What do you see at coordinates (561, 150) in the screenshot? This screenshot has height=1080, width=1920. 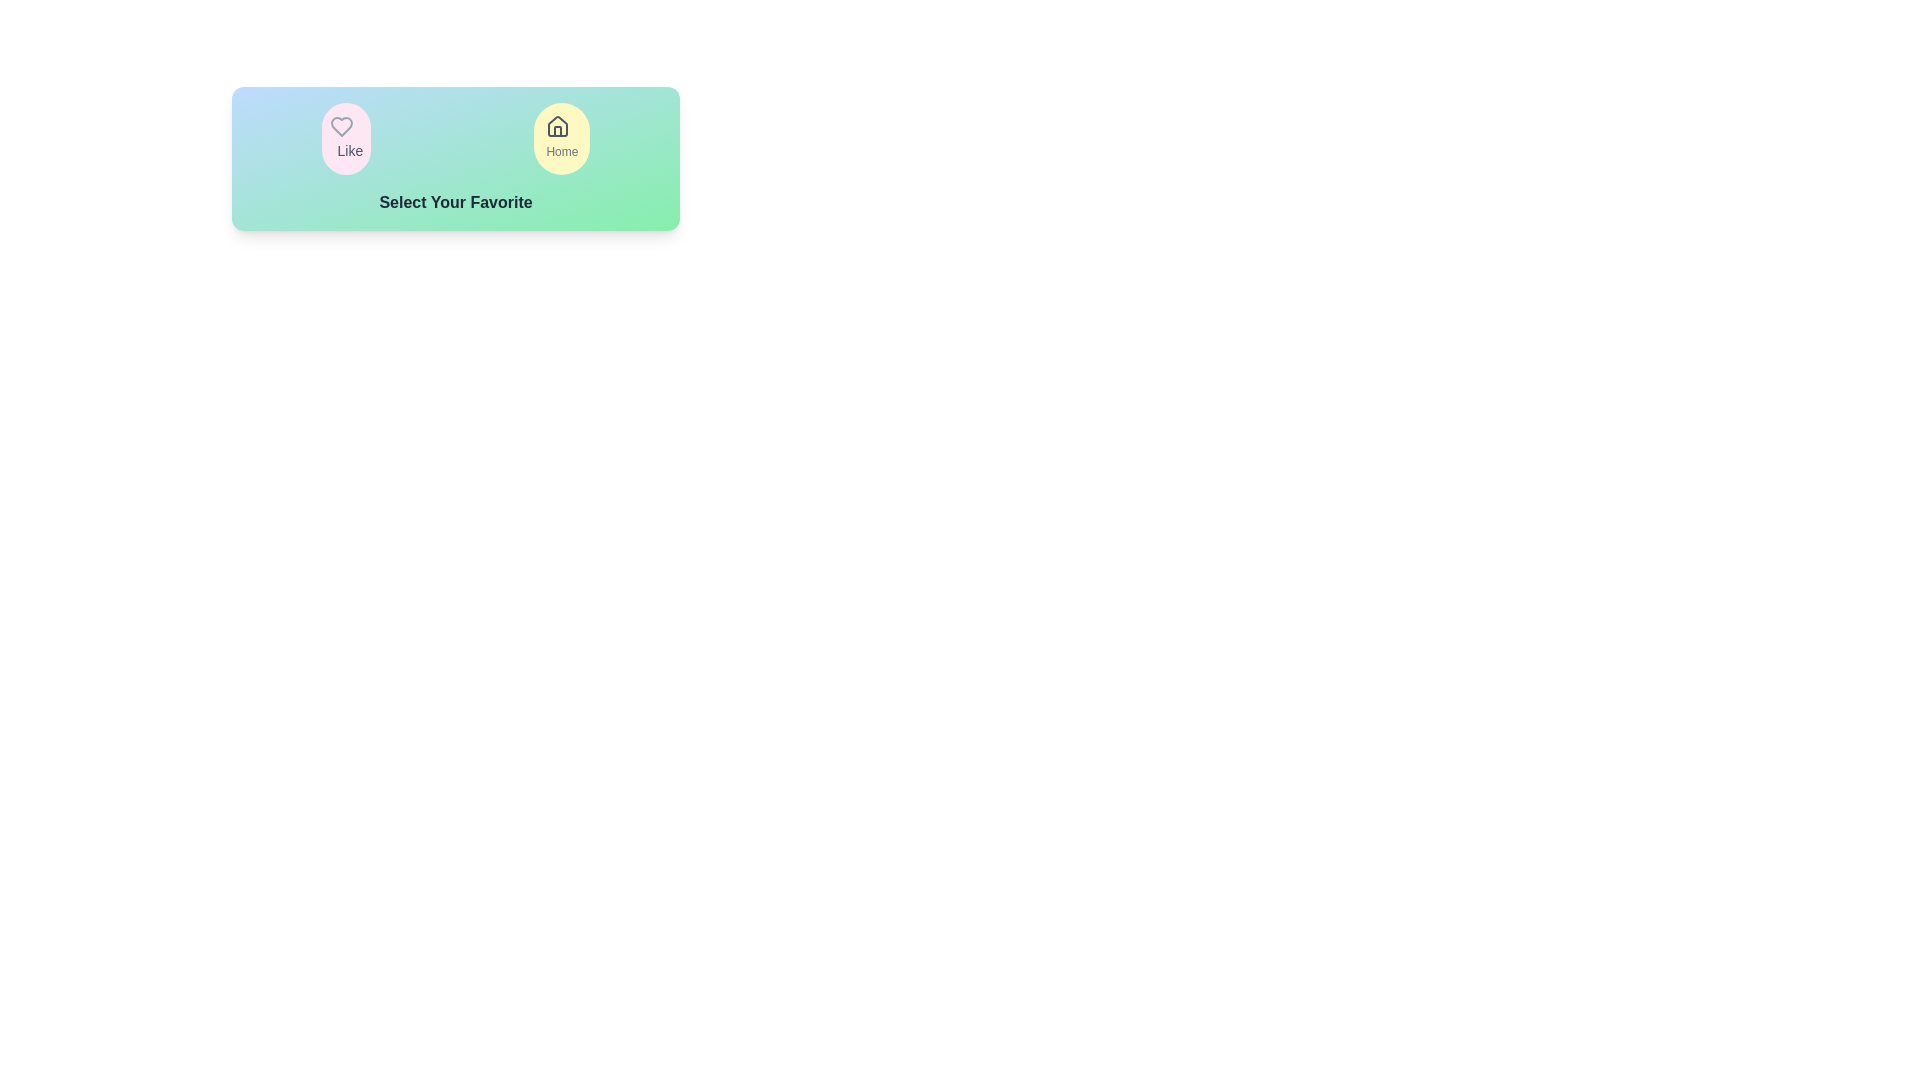 I see `the 'Home' text label, which is a small light gray label positioned below a house icon on the right side of the interface` at bounding box center [561, 150].